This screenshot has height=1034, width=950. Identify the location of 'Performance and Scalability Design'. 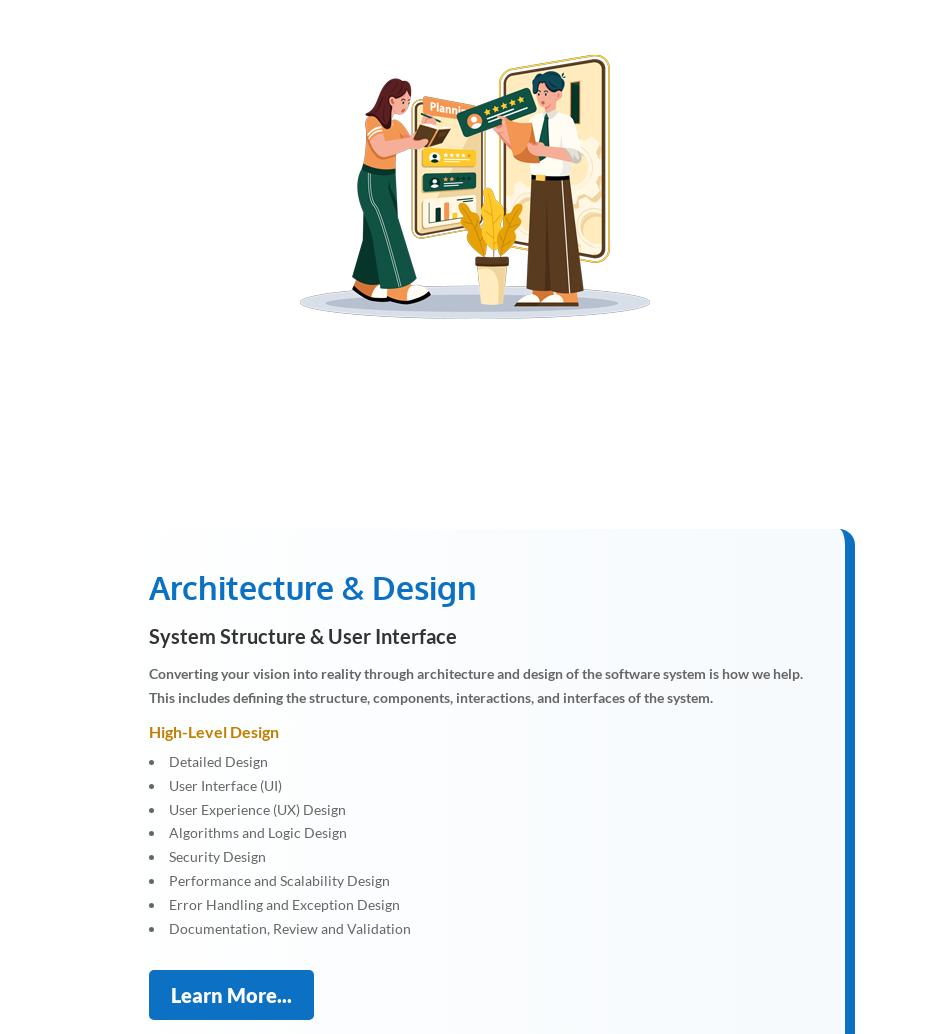
(278, 879).